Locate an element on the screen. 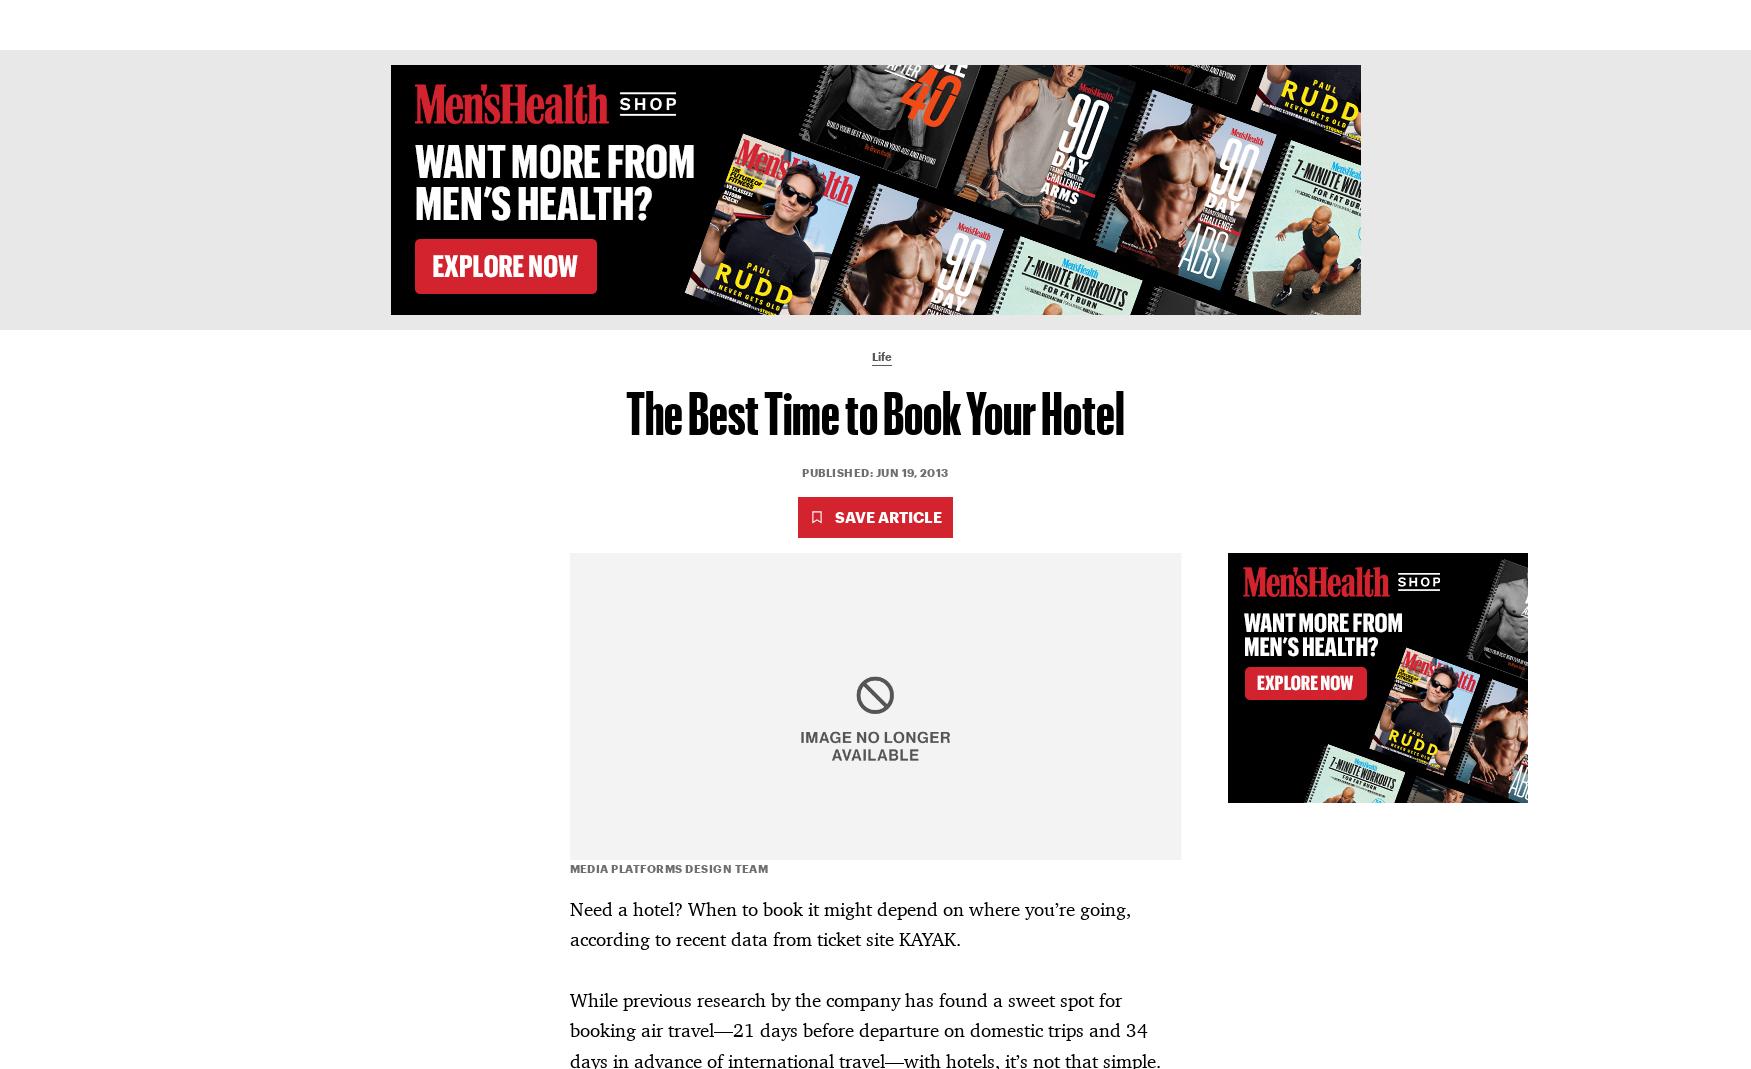 Image resolution: width=1751 pixels, height=1069 pixels. 'Subscribe' is located at coordinates (1347, 23).